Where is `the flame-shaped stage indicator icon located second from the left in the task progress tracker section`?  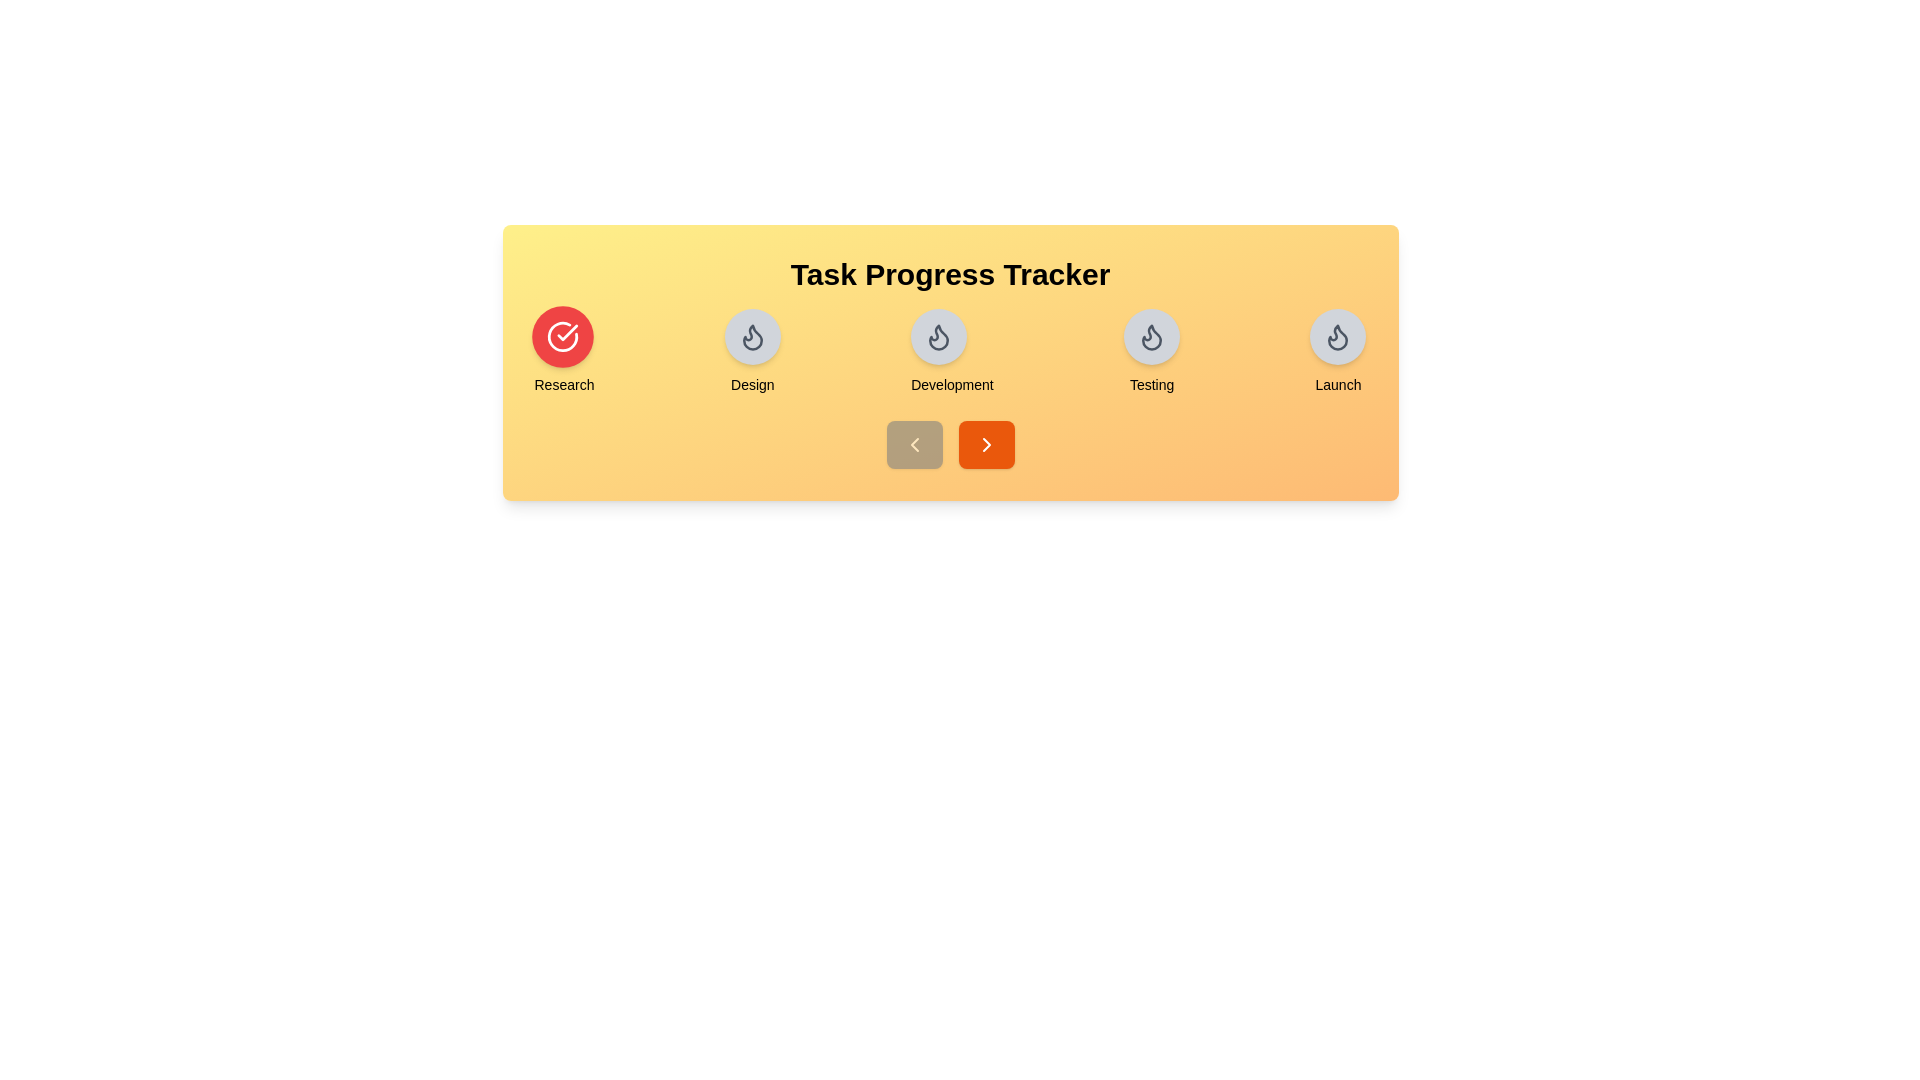
the flame-shaped stage indicator icon located second from the left in the task progress tracker section is located at coordinates (938, 336).